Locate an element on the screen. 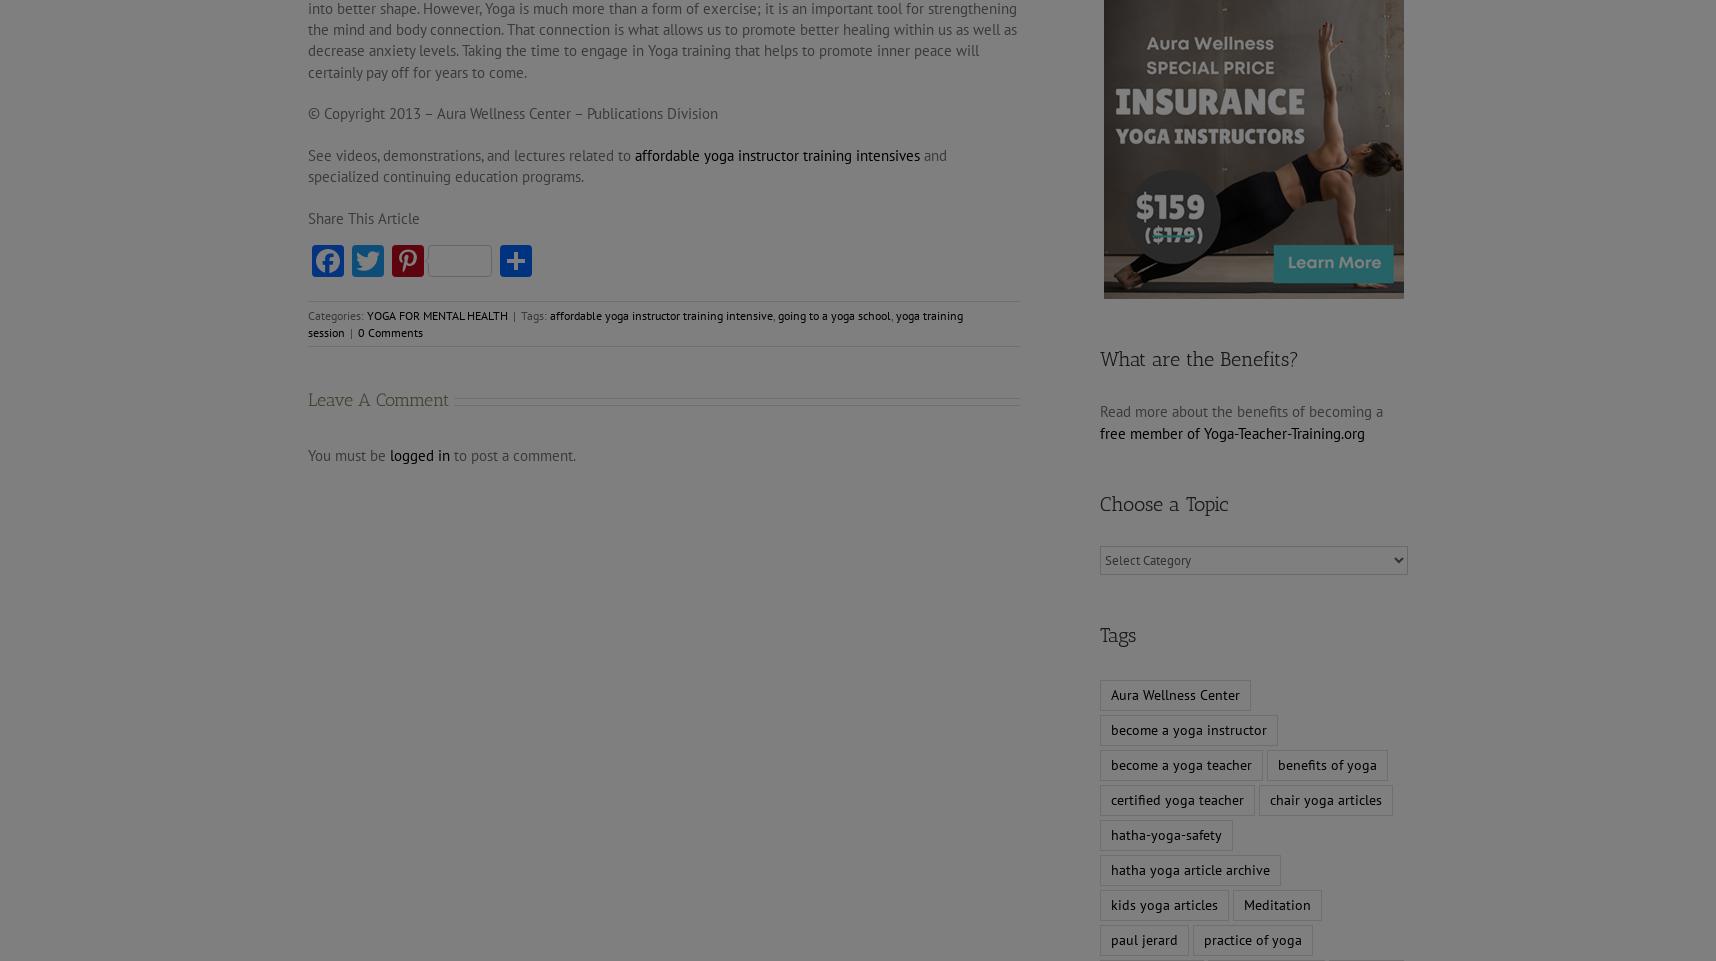 Image resolution: width=1716 pixels, height=961 pixels. 'Meditation' is located at coordinates (1277, 903).